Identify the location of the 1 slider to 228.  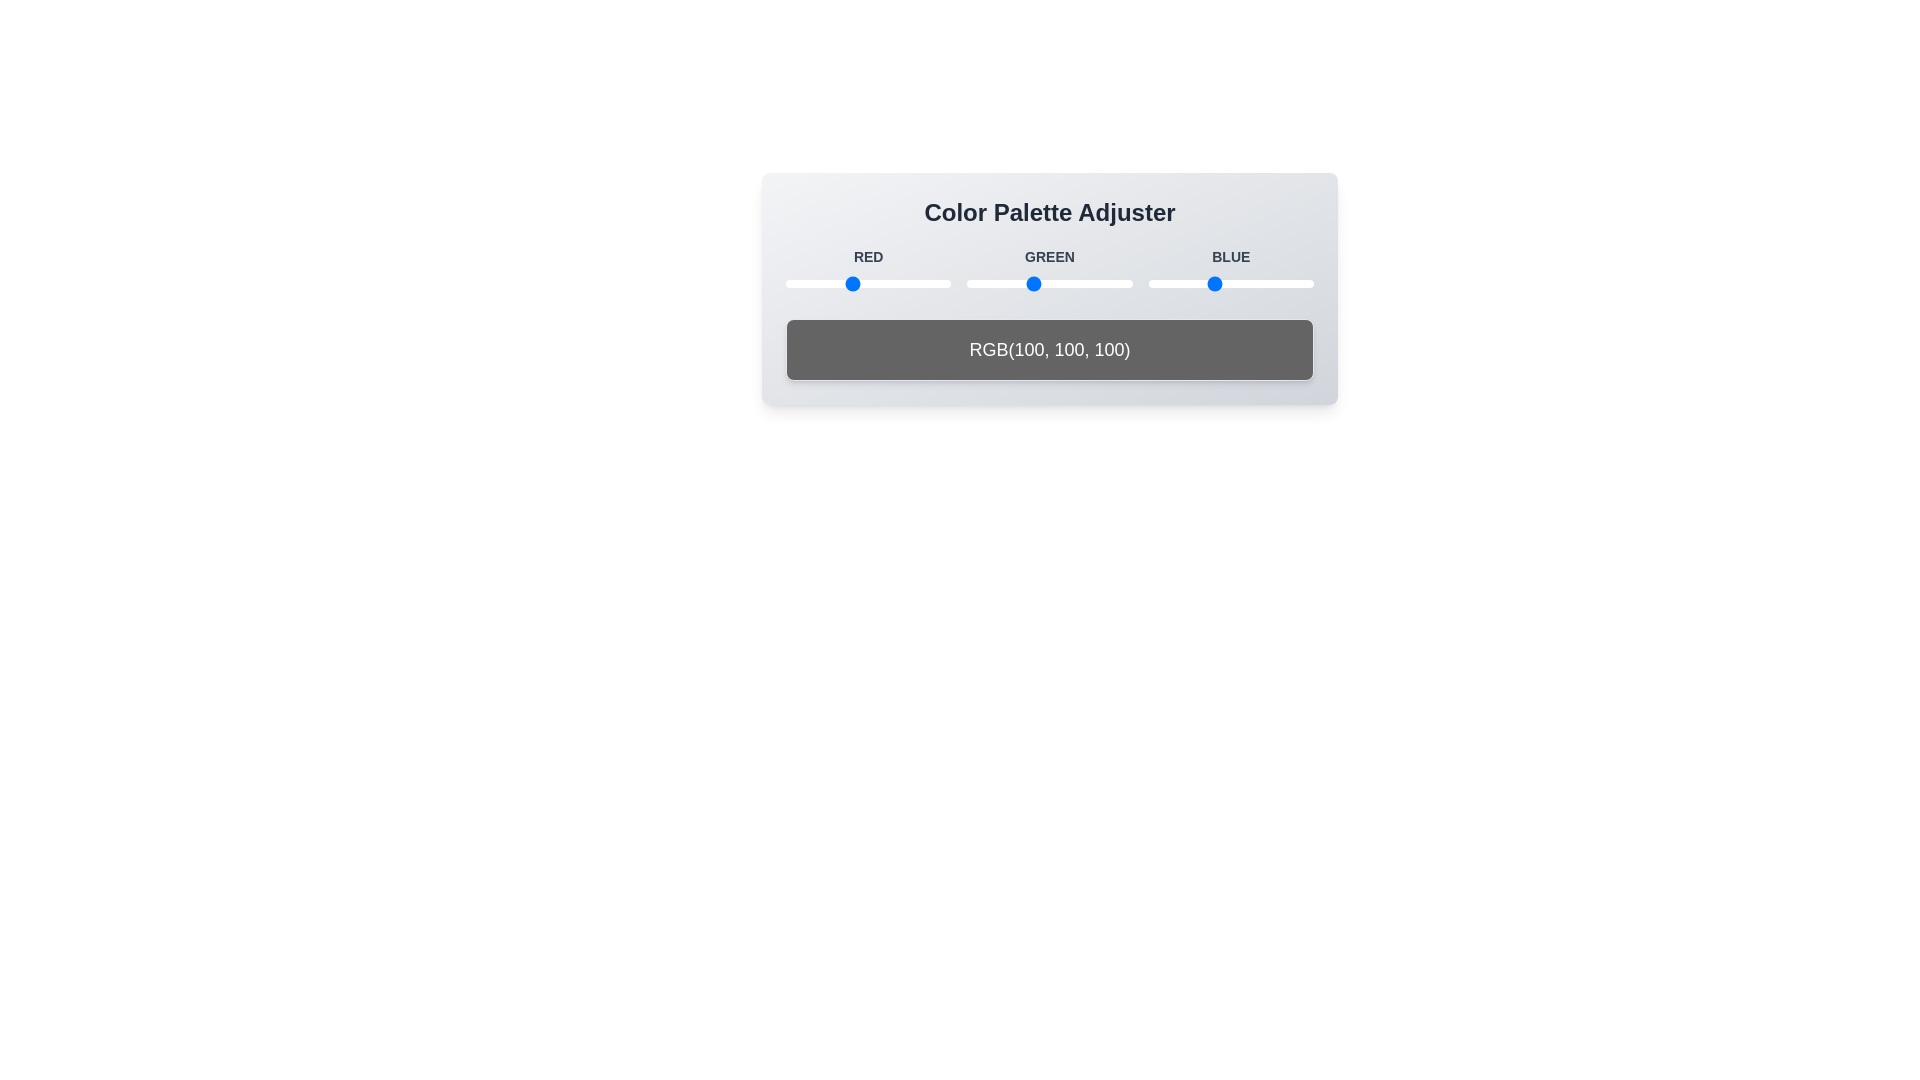
(932, 284).